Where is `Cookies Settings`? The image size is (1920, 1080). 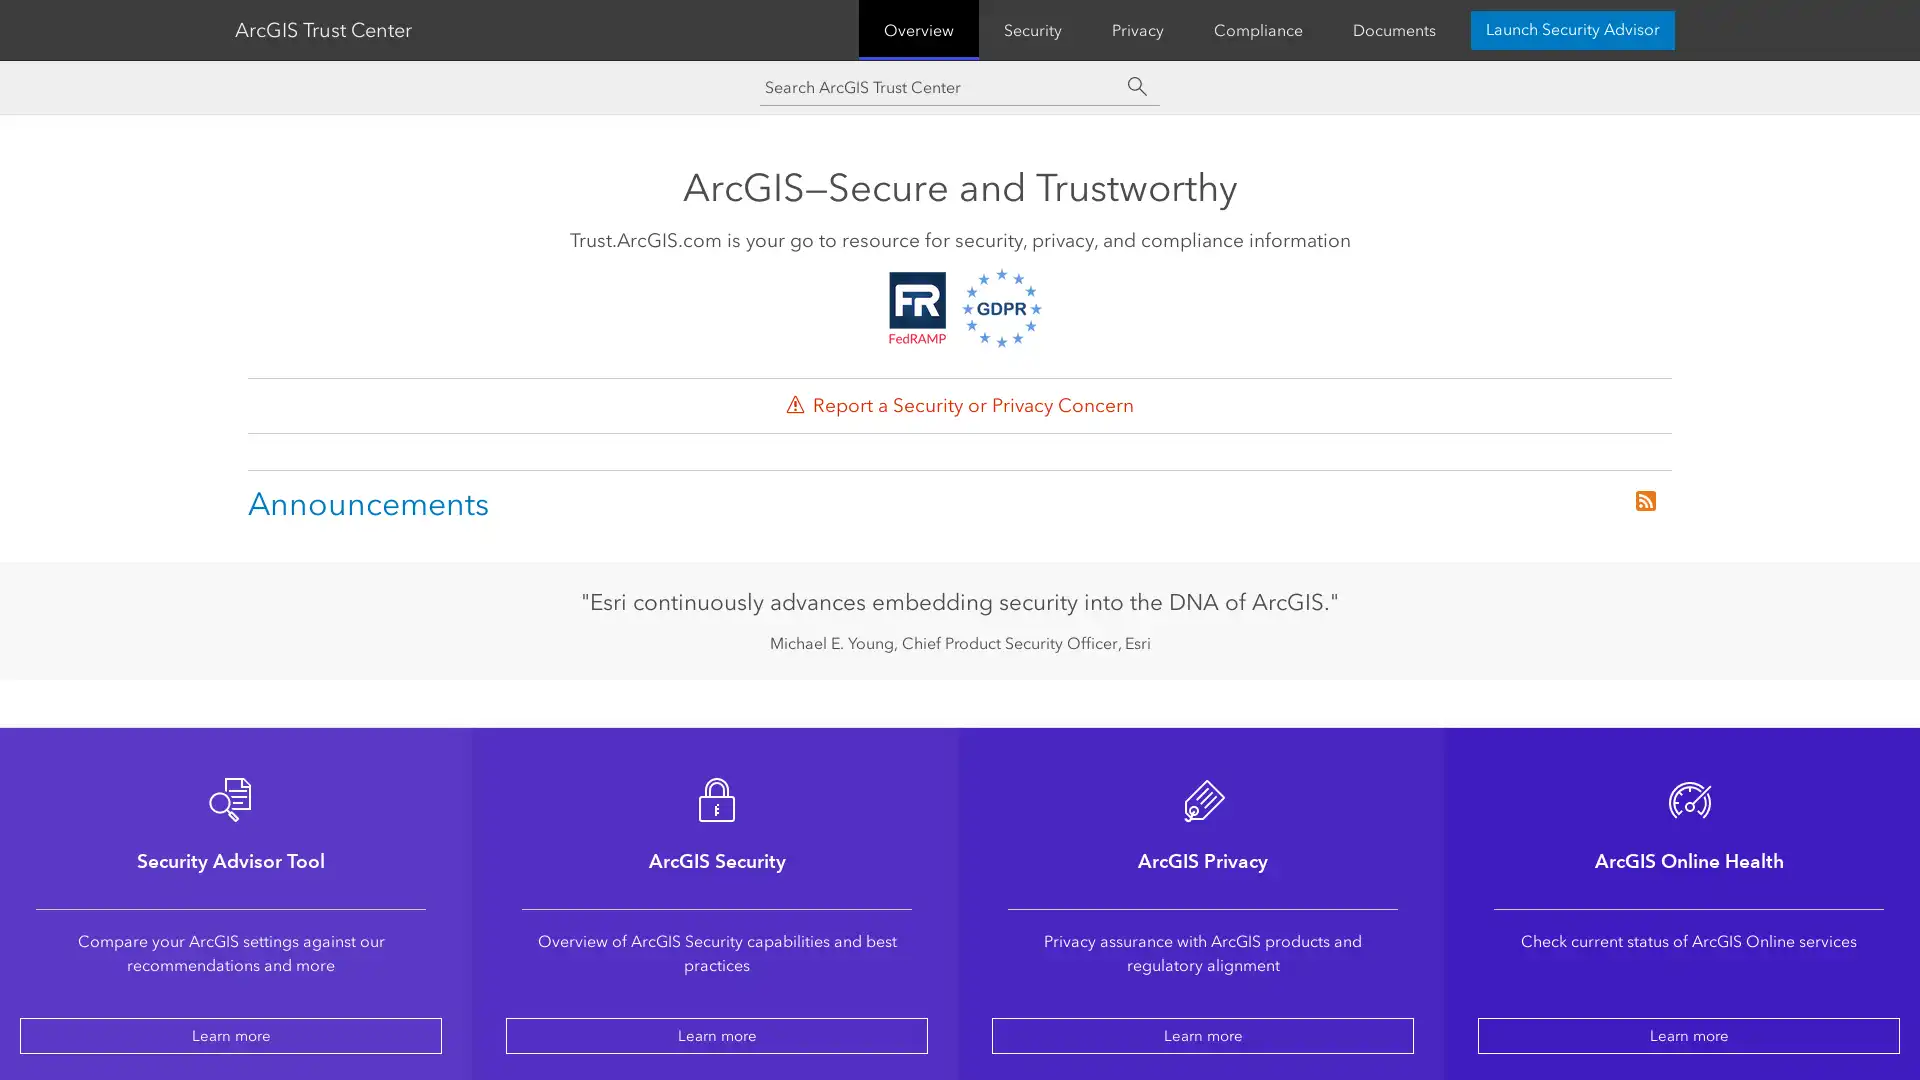 Cookies Settings is located at coordinates (1714, 1002).